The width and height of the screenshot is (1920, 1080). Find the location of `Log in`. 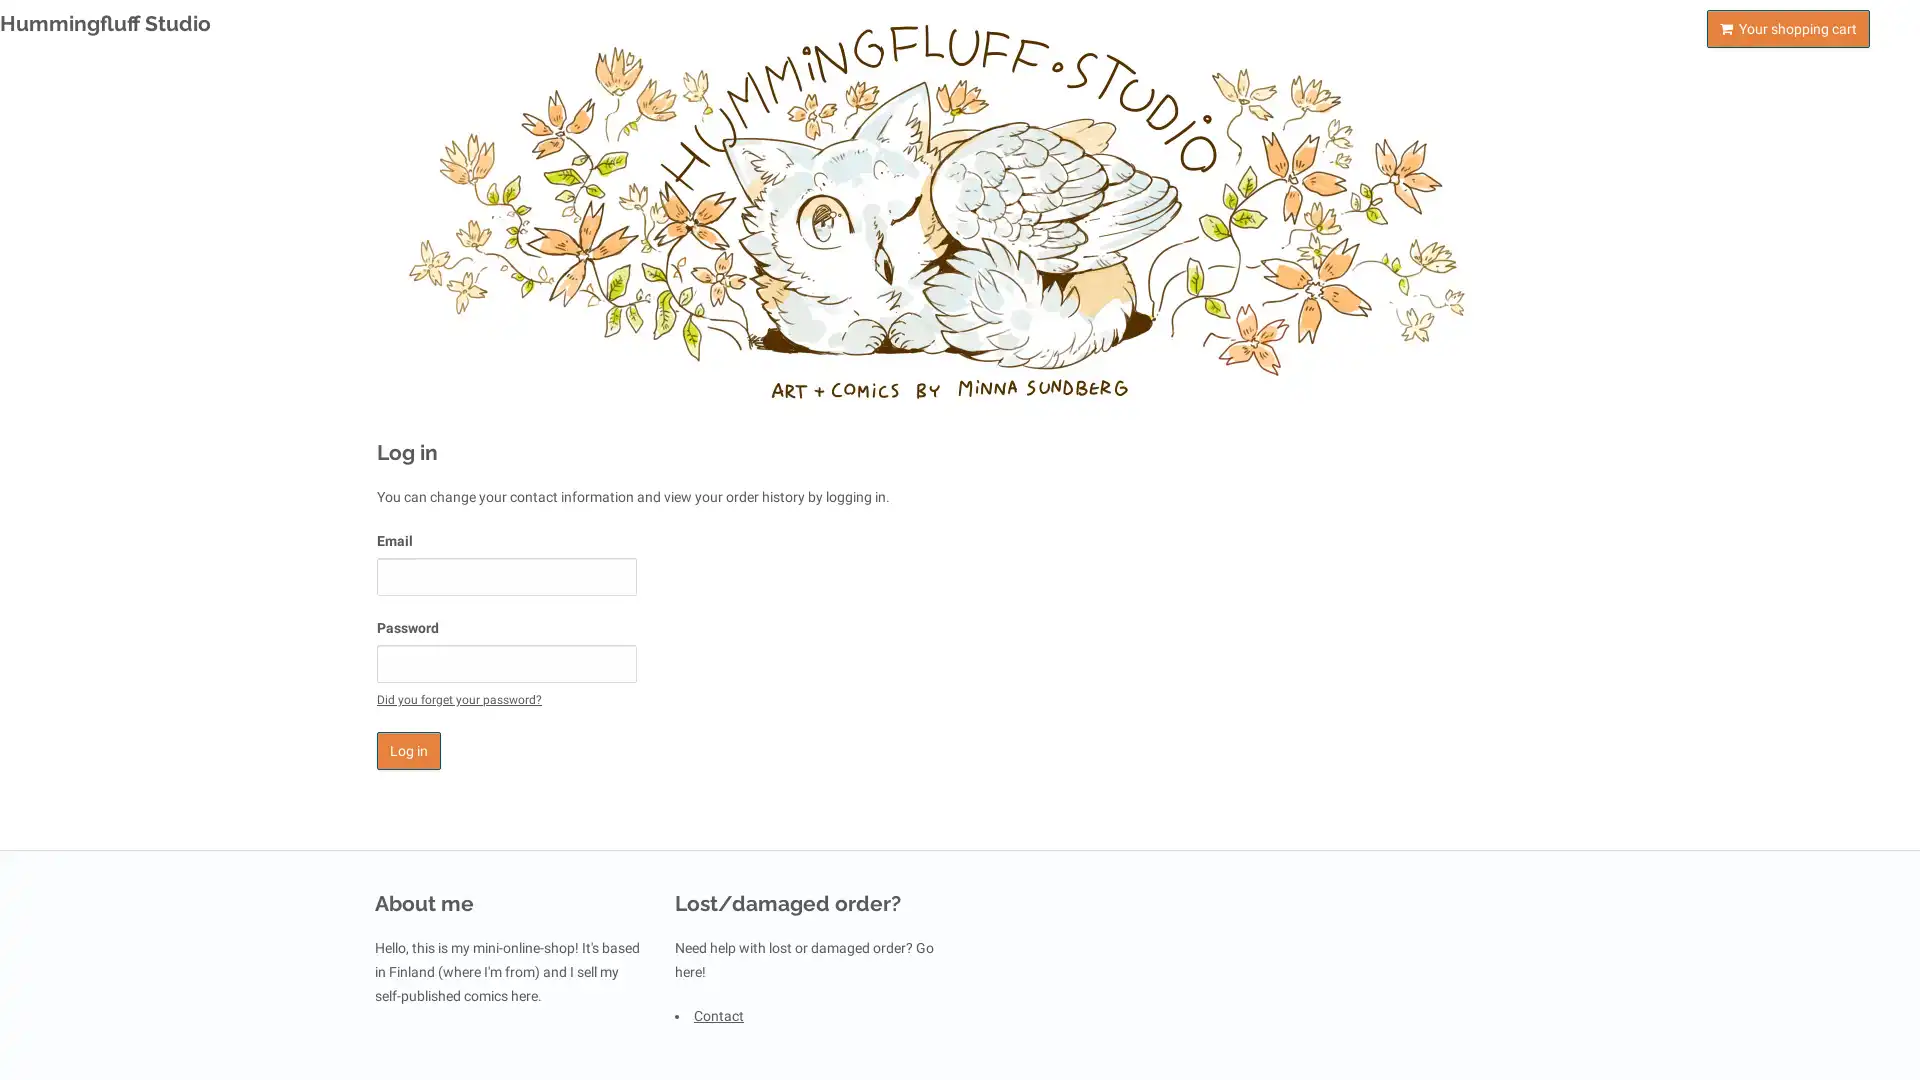

Log in is located at coordinates (407, 751).